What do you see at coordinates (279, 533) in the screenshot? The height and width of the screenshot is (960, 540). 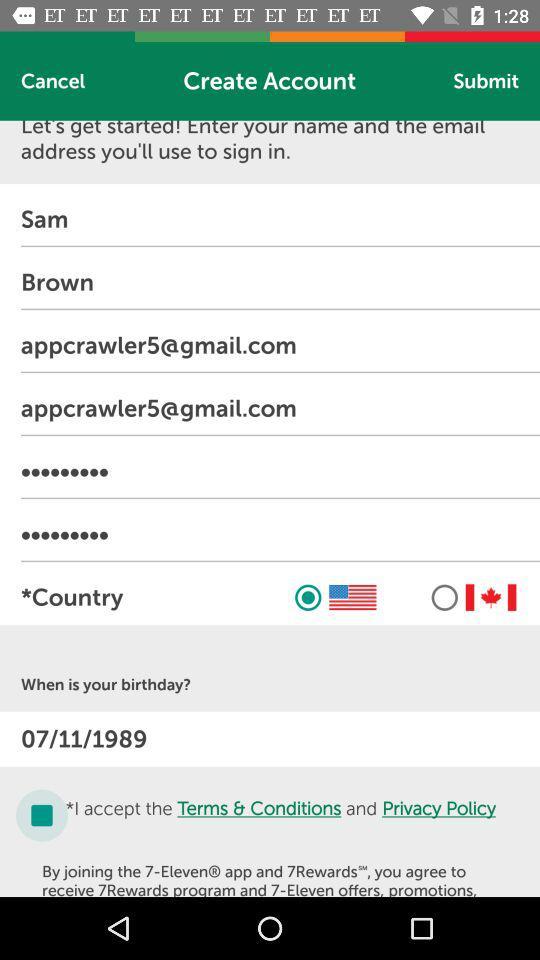 I see `the text field above the country` at bounding box center [279, 533].